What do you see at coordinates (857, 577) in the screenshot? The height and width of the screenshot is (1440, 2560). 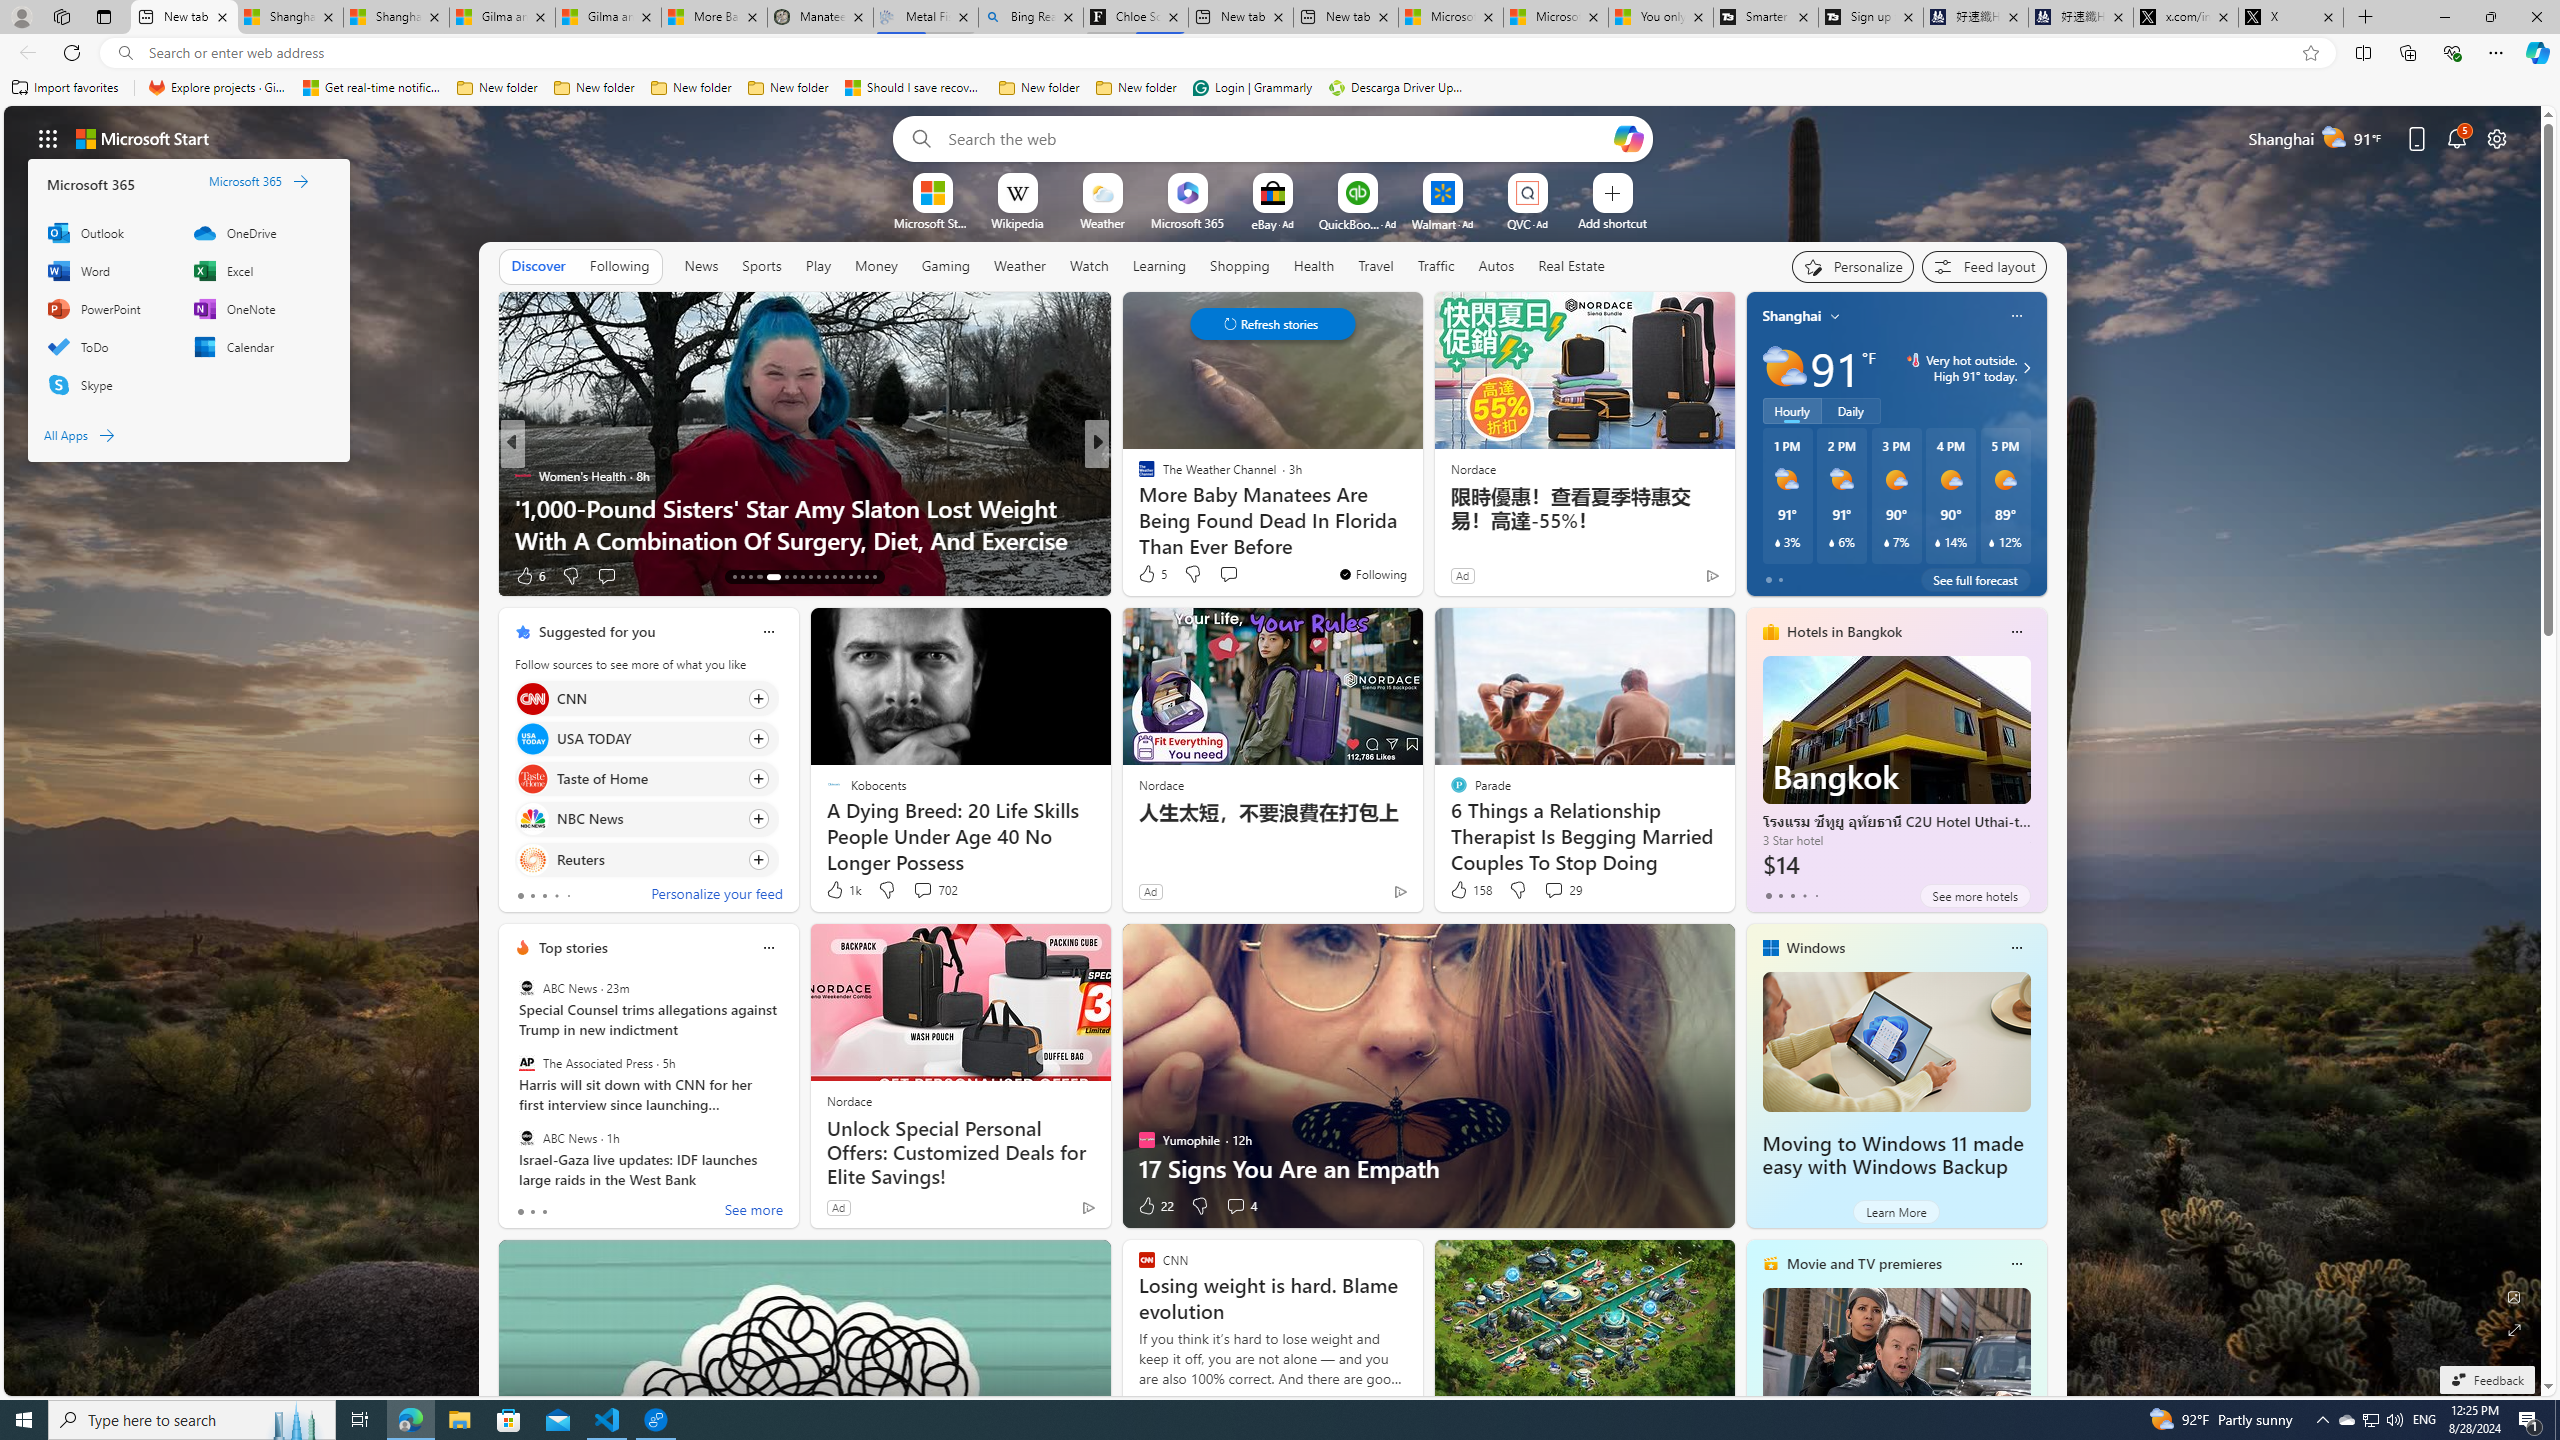 I see `'AutomationID: tab-40'` at bounding box center [857, 577].